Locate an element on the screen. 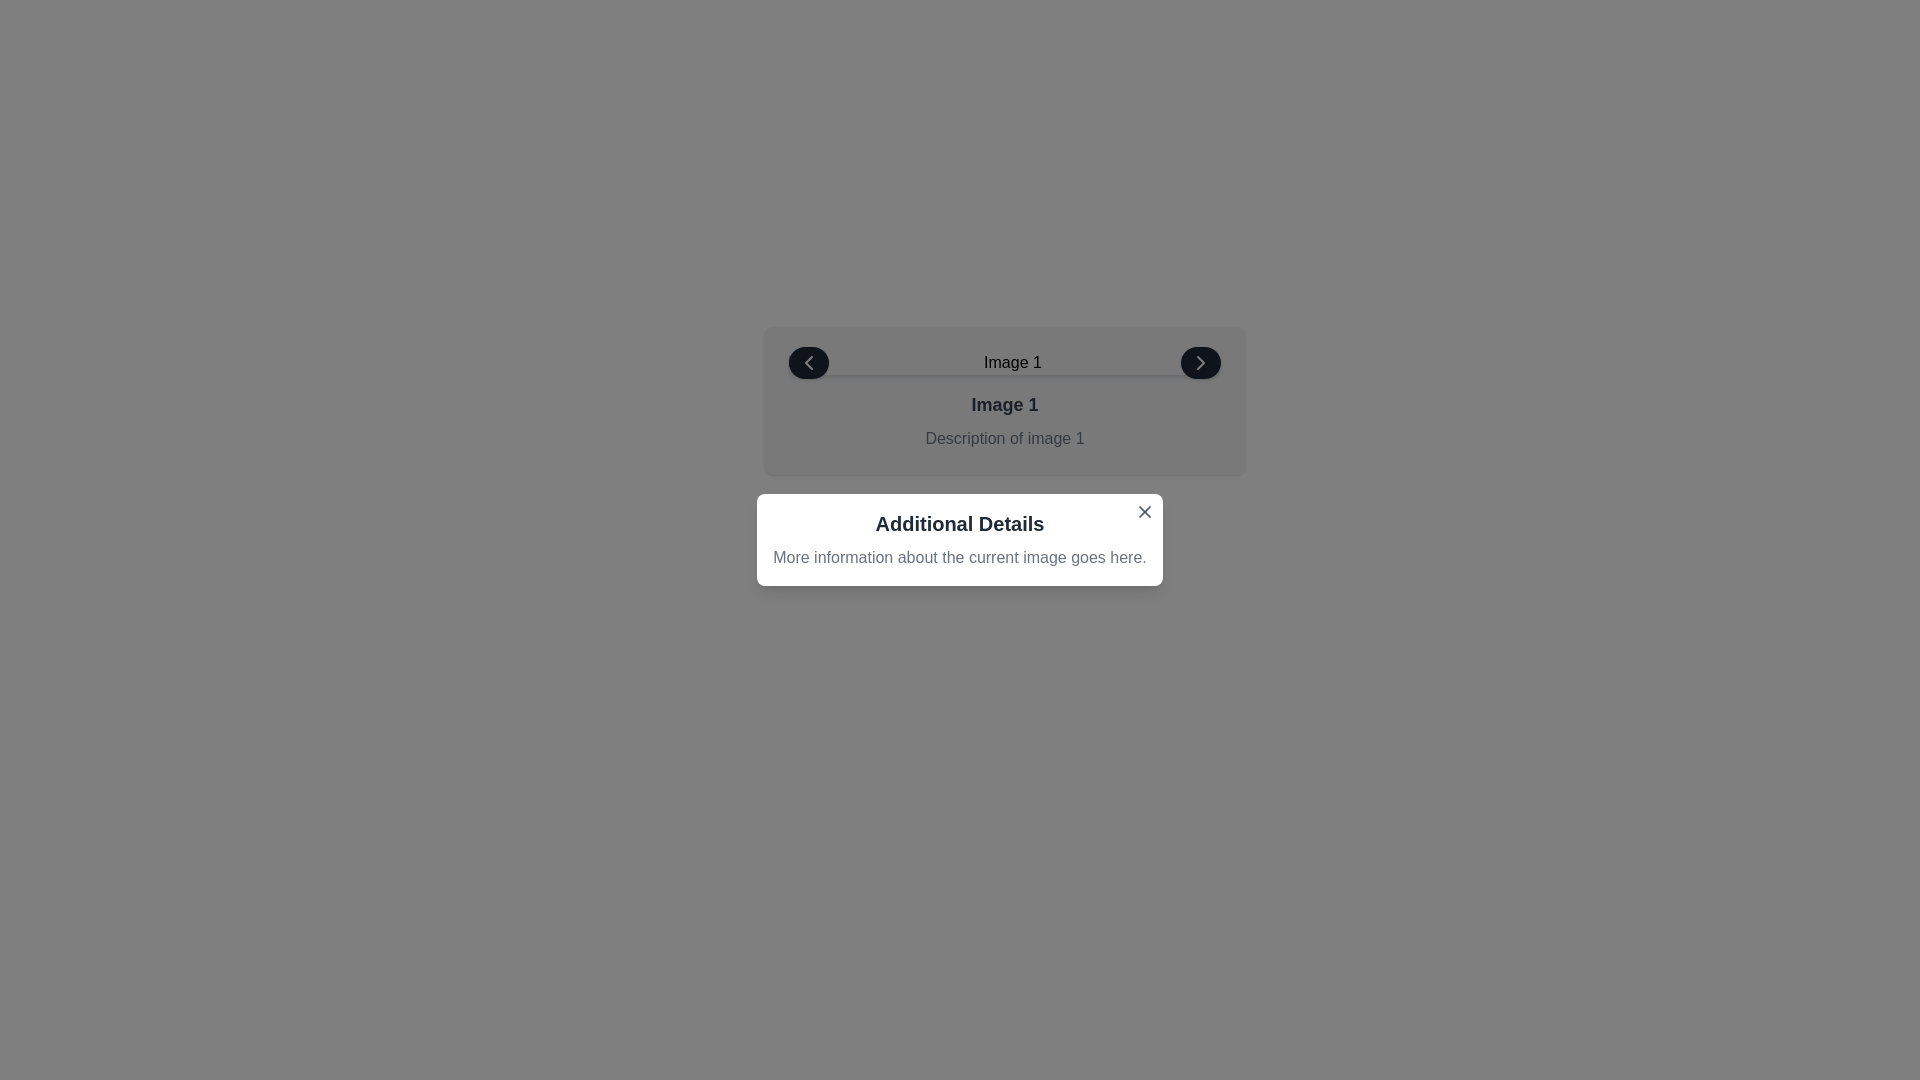 The height and width of the screenshot is (1080, 1920). the rightward chevron arrow icon, which is styled with a minimalist design and located in the rightmost section of the horizontal navigation bar is located at coordinates (1200, 362).